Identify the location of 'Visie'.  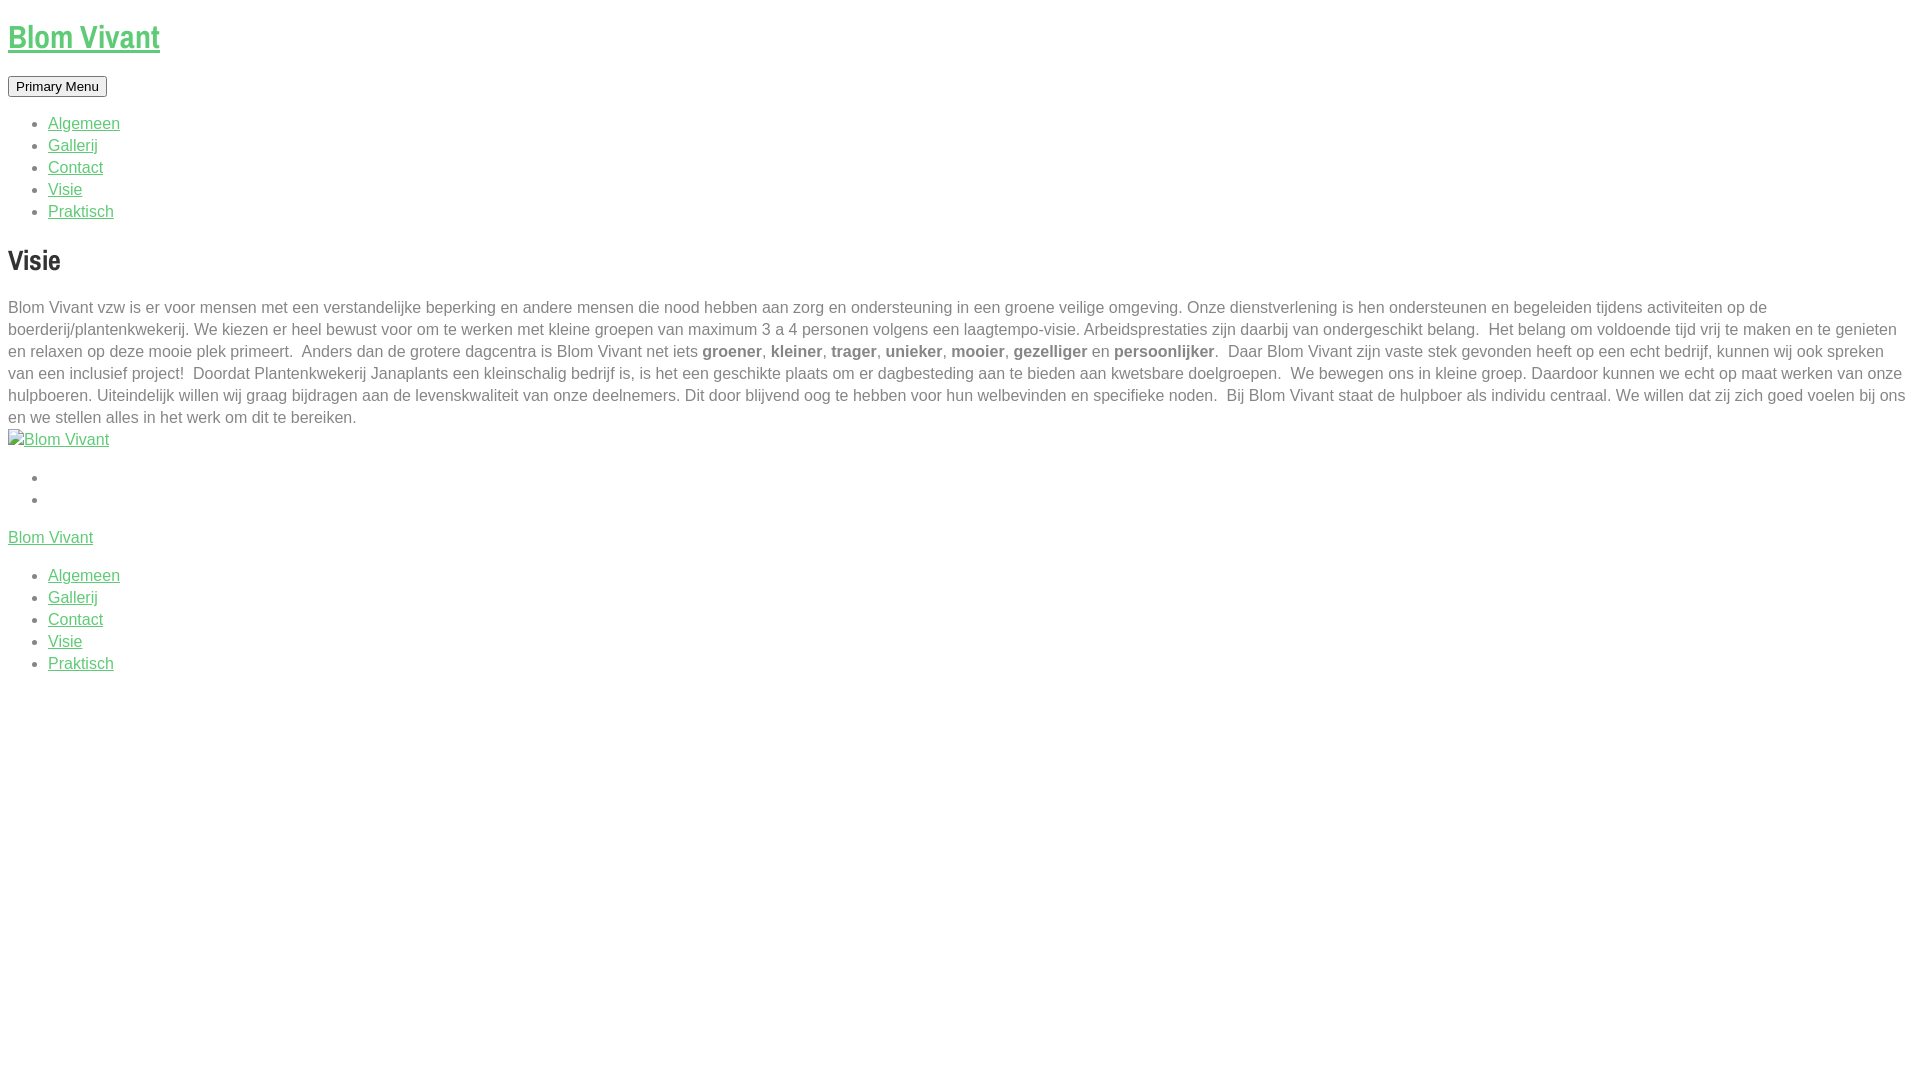
(65, 641).